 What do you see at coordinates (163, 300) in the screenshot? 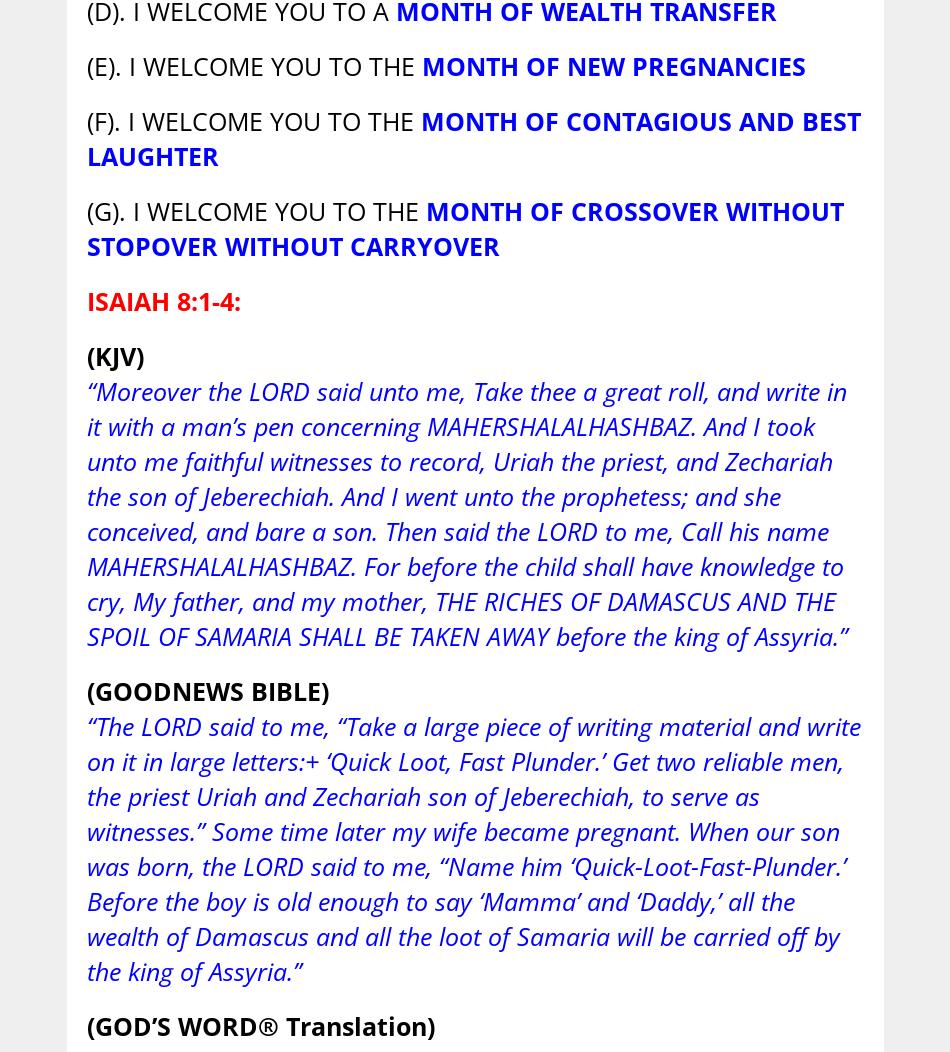
I see `'ISAIAH 8:1-4:'` at bounding box center [163, 300].